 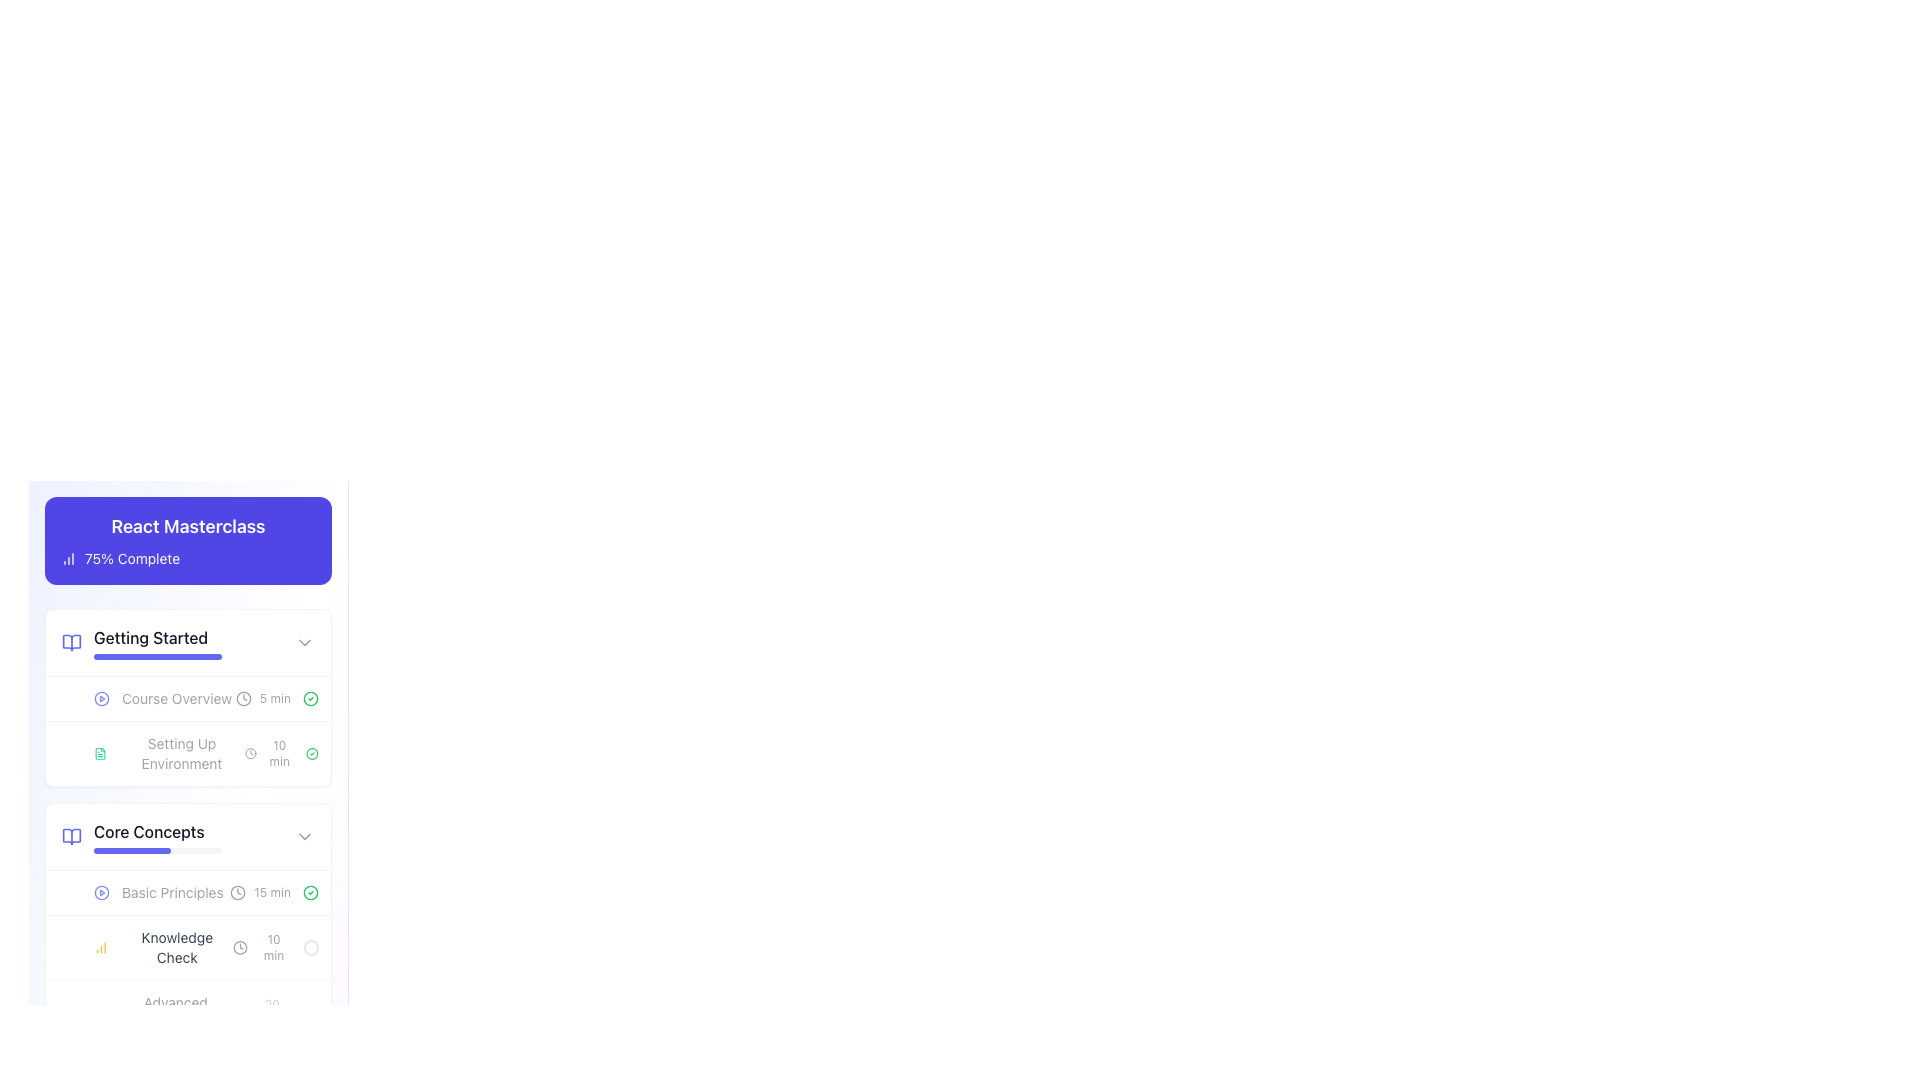 I want to click on the time-related Text label with an associated icon indicating the duration for the 'Knowledge Check' activity in the 'Core Concepts' section, so click(x=275, y=947).